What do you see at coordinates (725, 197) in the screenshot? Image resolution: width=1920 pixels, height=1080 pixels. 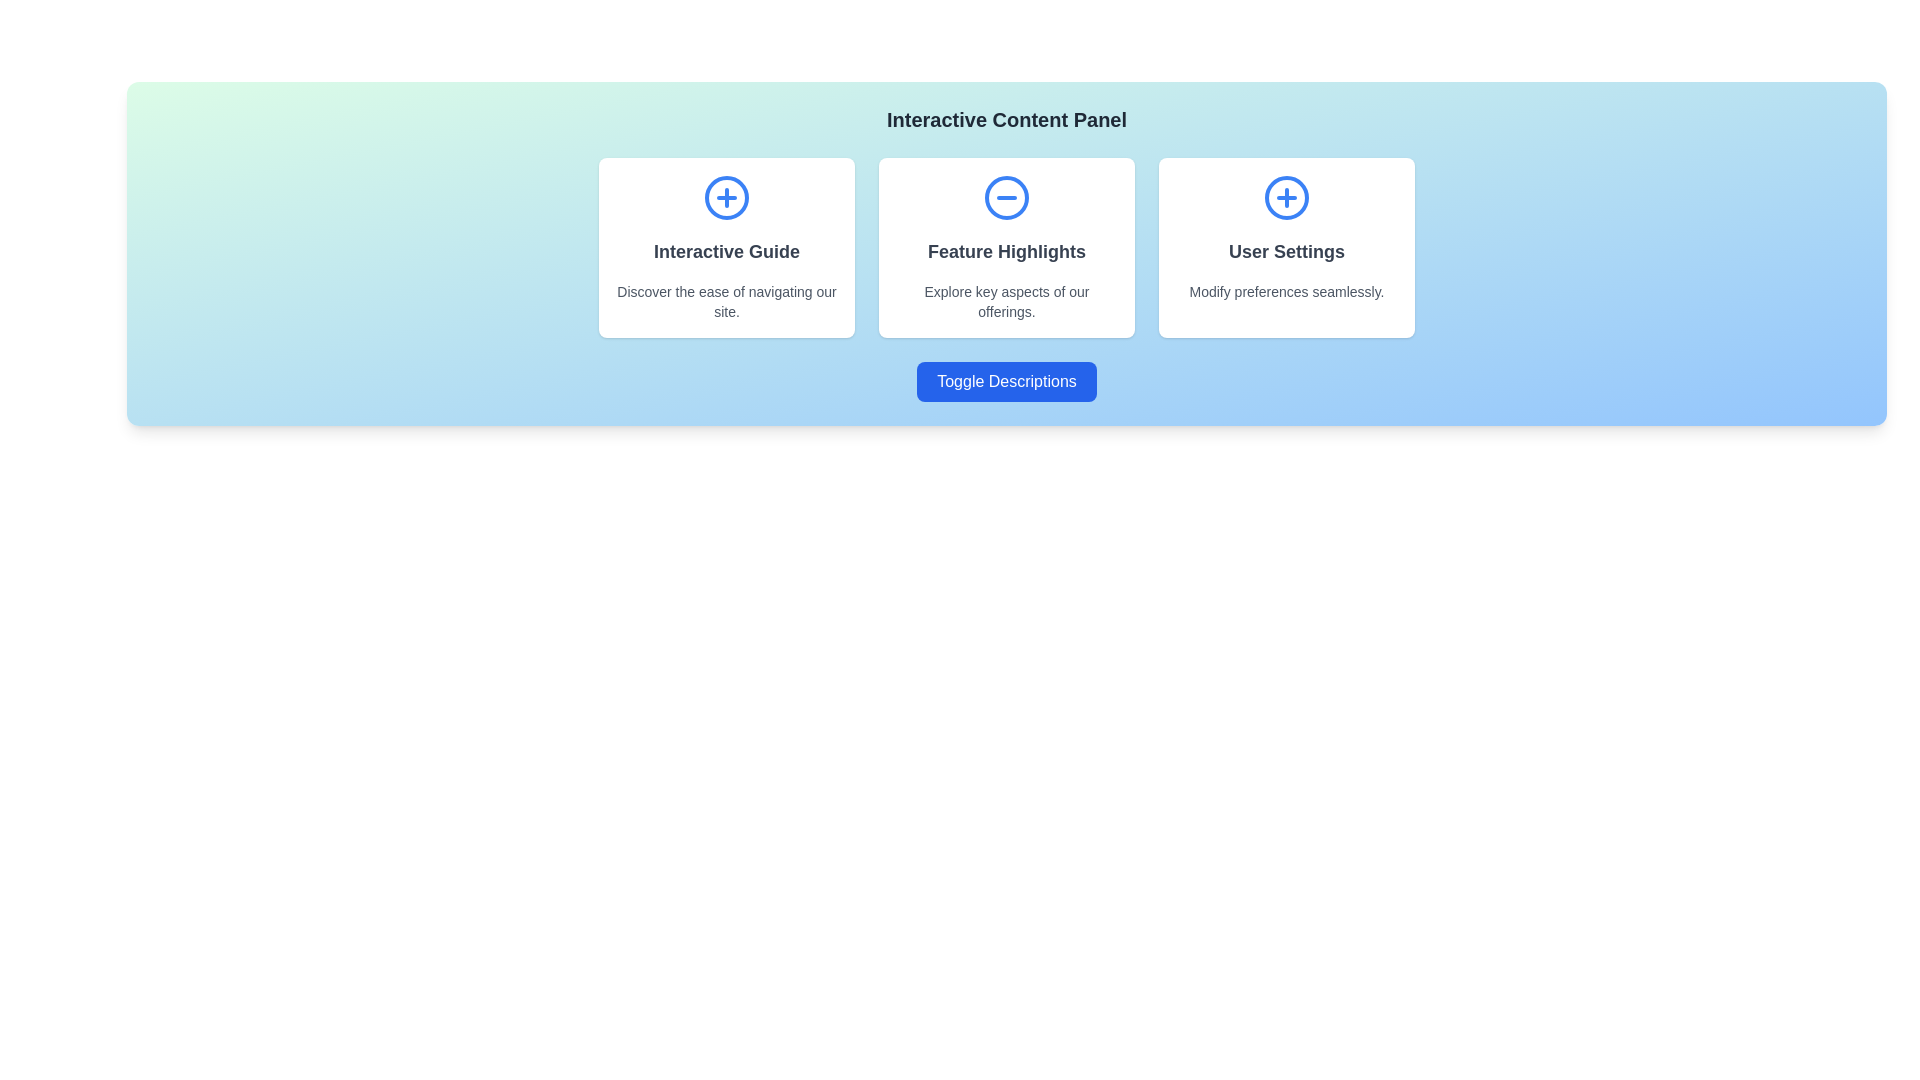 I see `the interactive icon located at the center of the 'Interactive Guide' card` at bounding box center [725, 197].